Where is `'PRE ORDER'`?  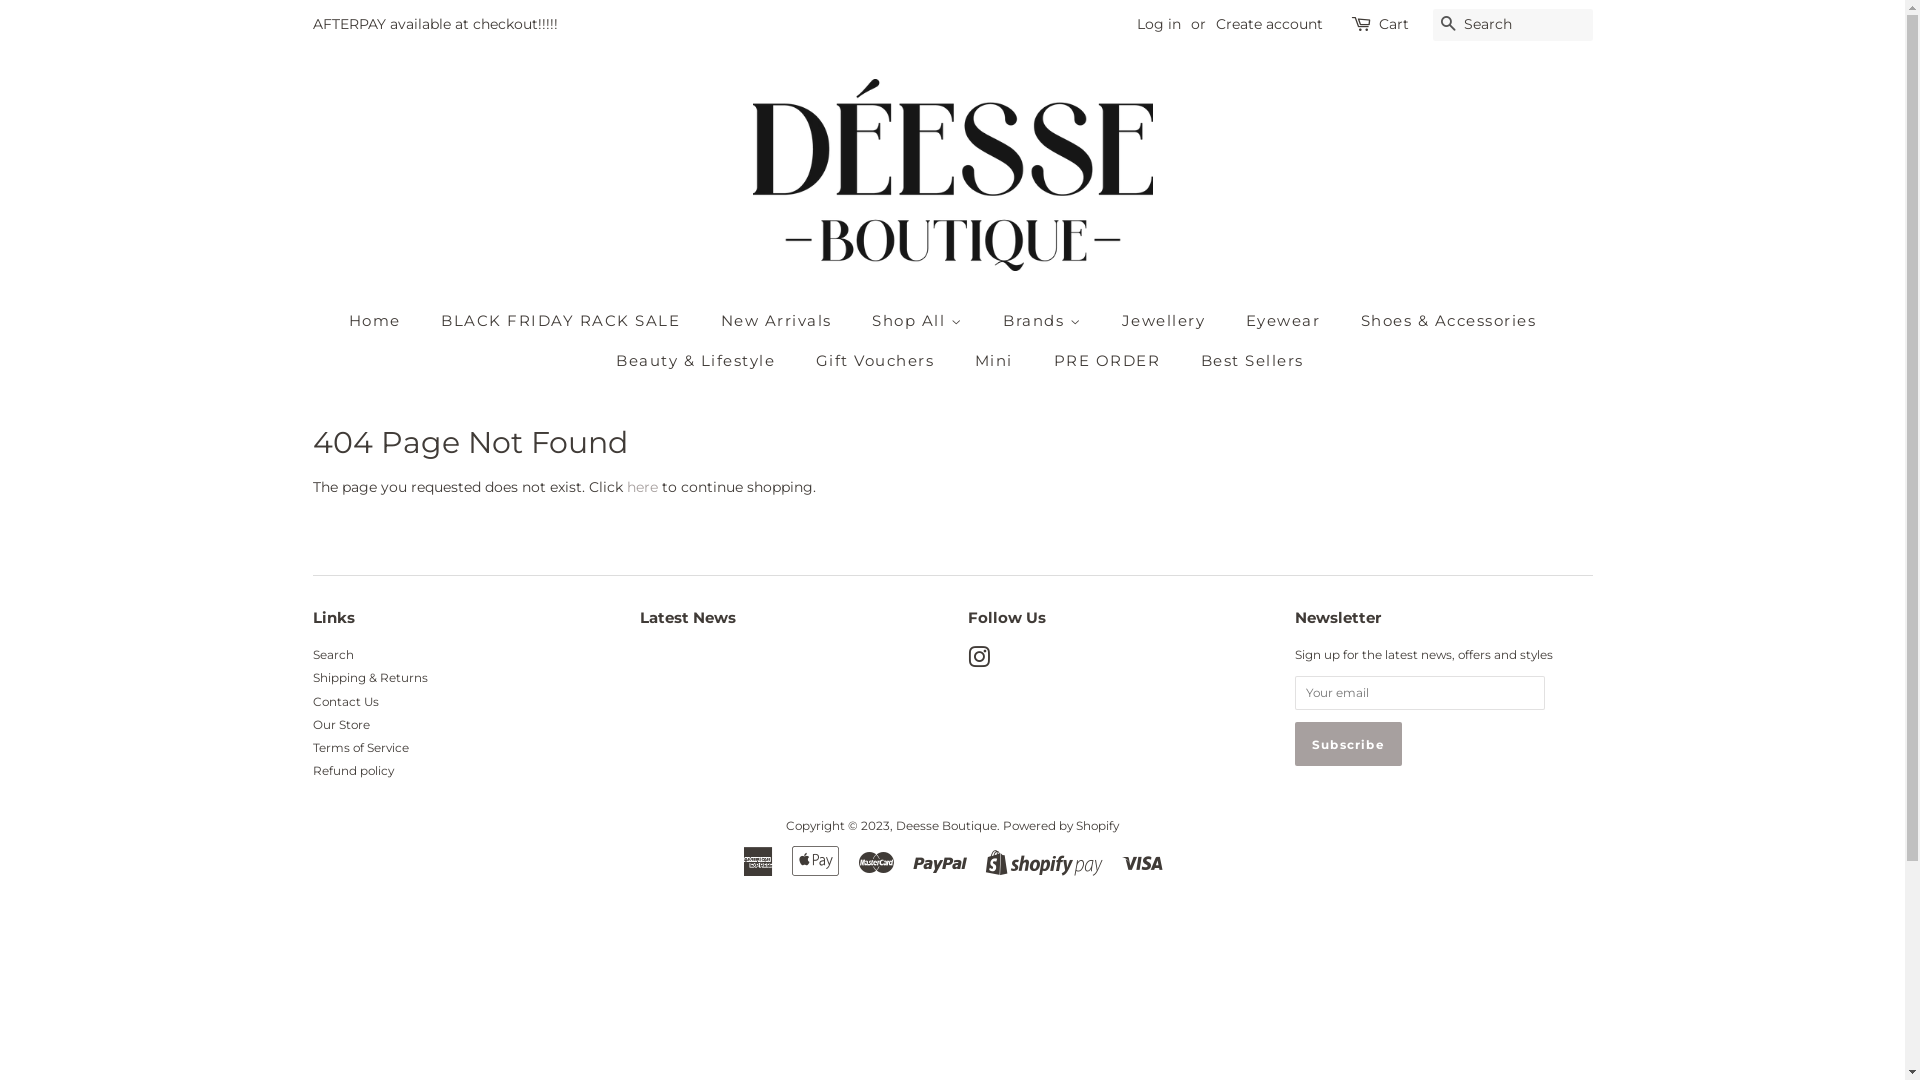 'PRE ORDER' is located at coordinates (1108, 361).